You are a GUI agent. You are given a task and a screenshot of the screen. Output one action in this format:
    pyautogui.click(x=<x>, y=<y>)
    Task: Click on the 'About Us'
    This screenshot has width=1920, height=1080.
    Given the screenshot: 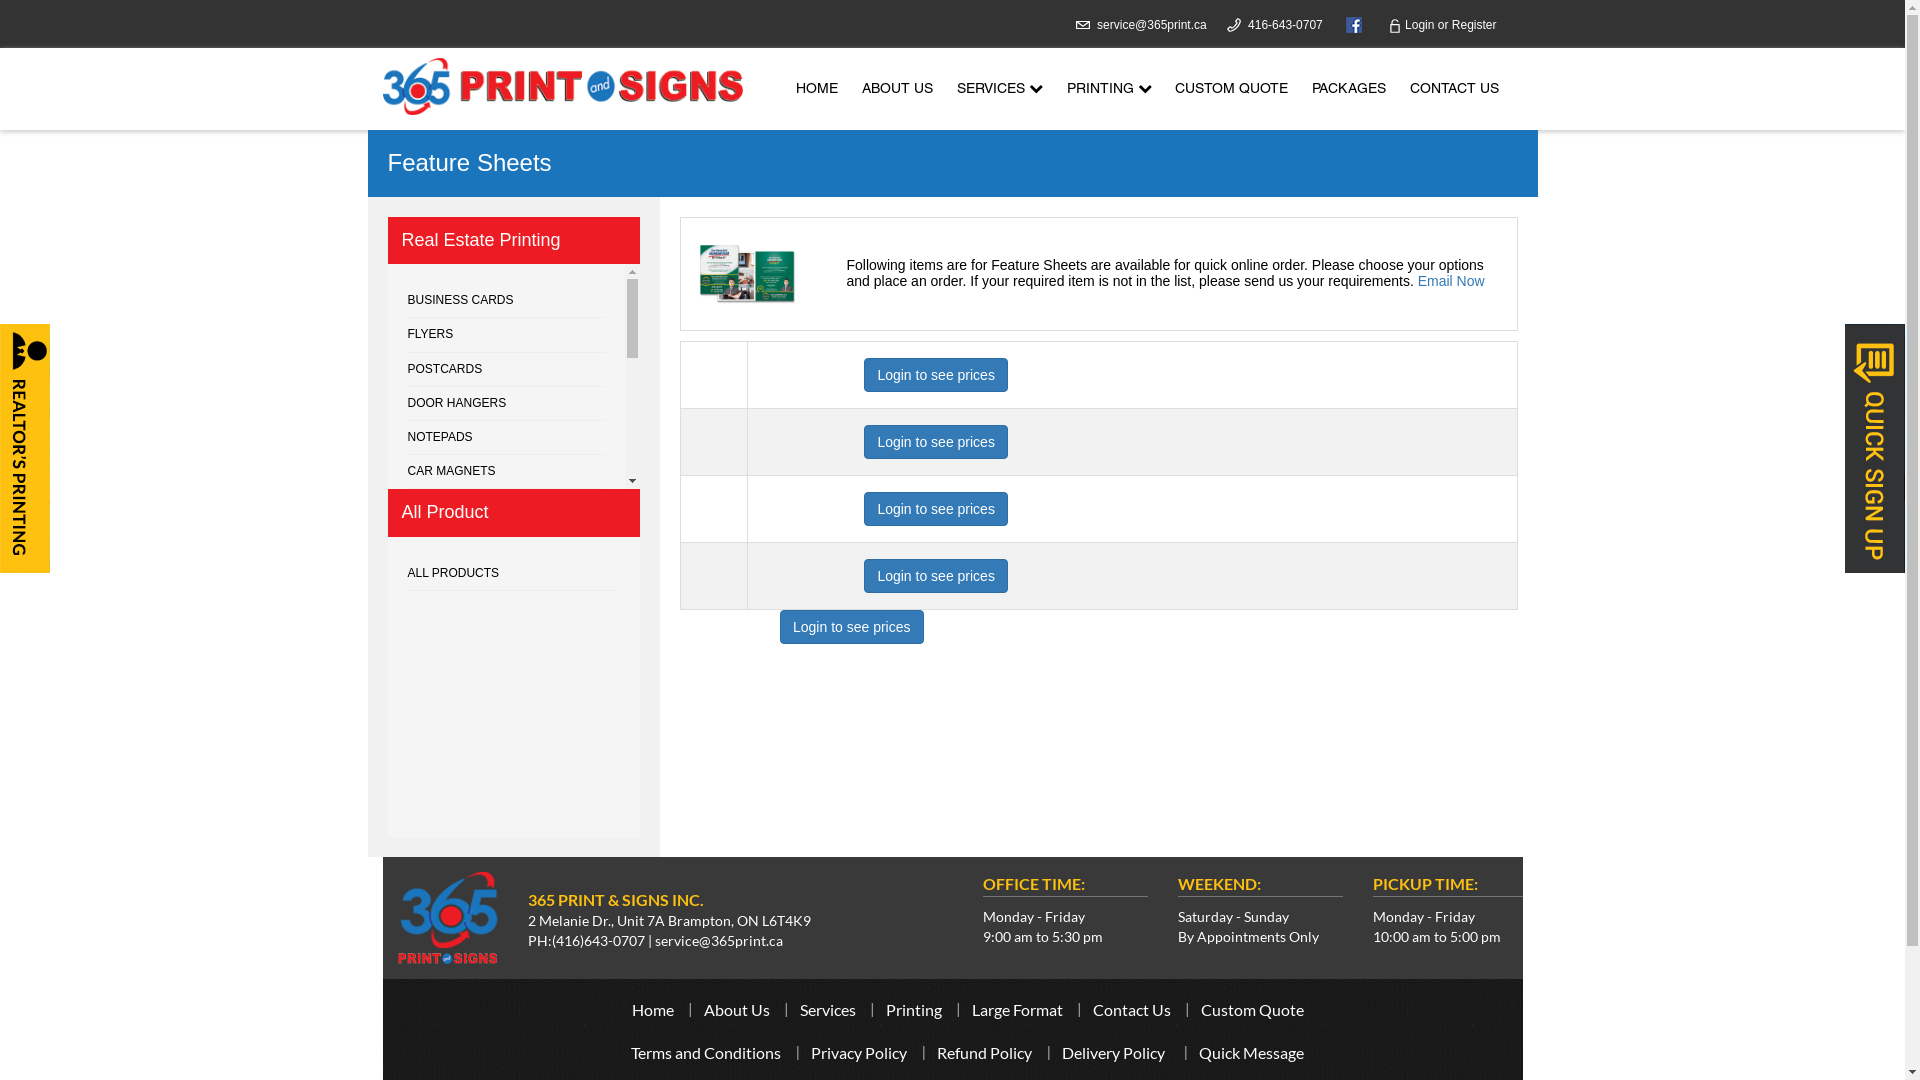 What is the action you would take?
    pyautogui.click(x=704, y=1009)
    